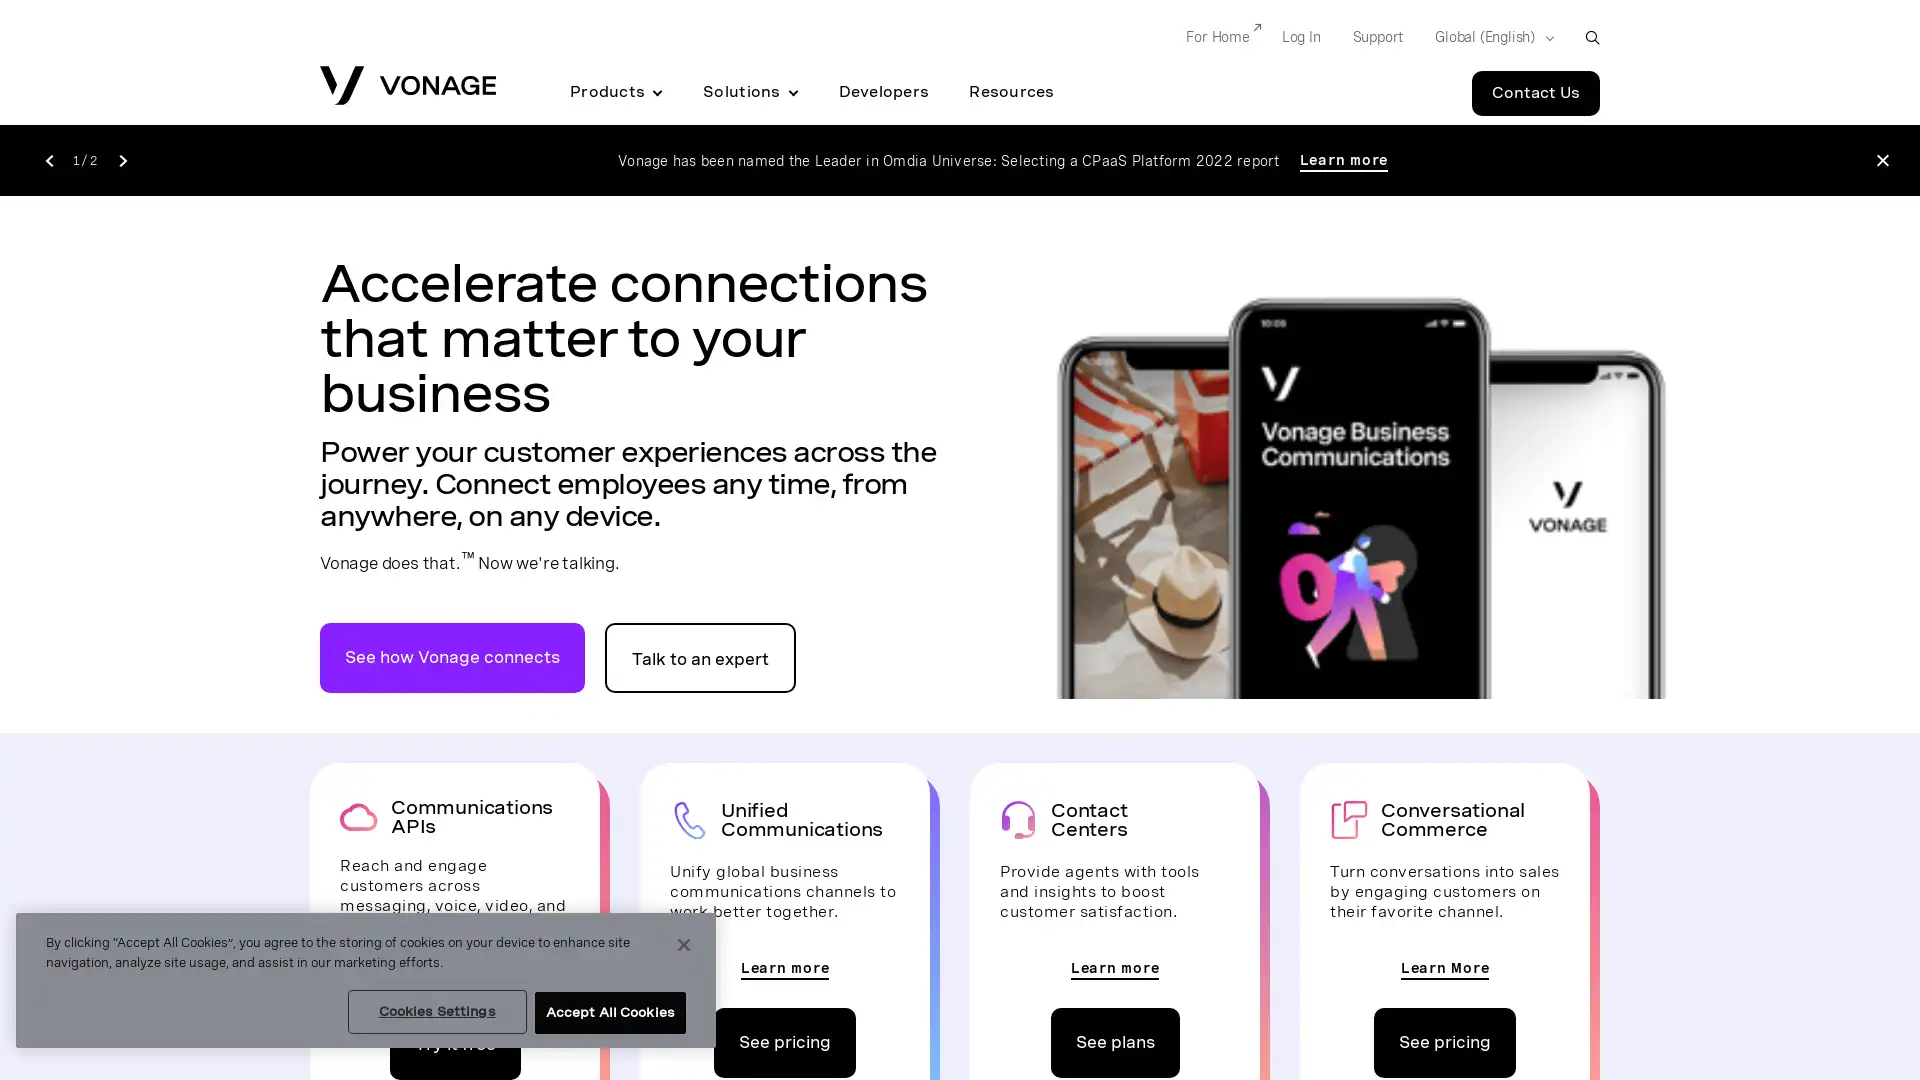  Describe the element at coordinates (1881, 159) in the screenshot. I see `Close the announcement` at that location.